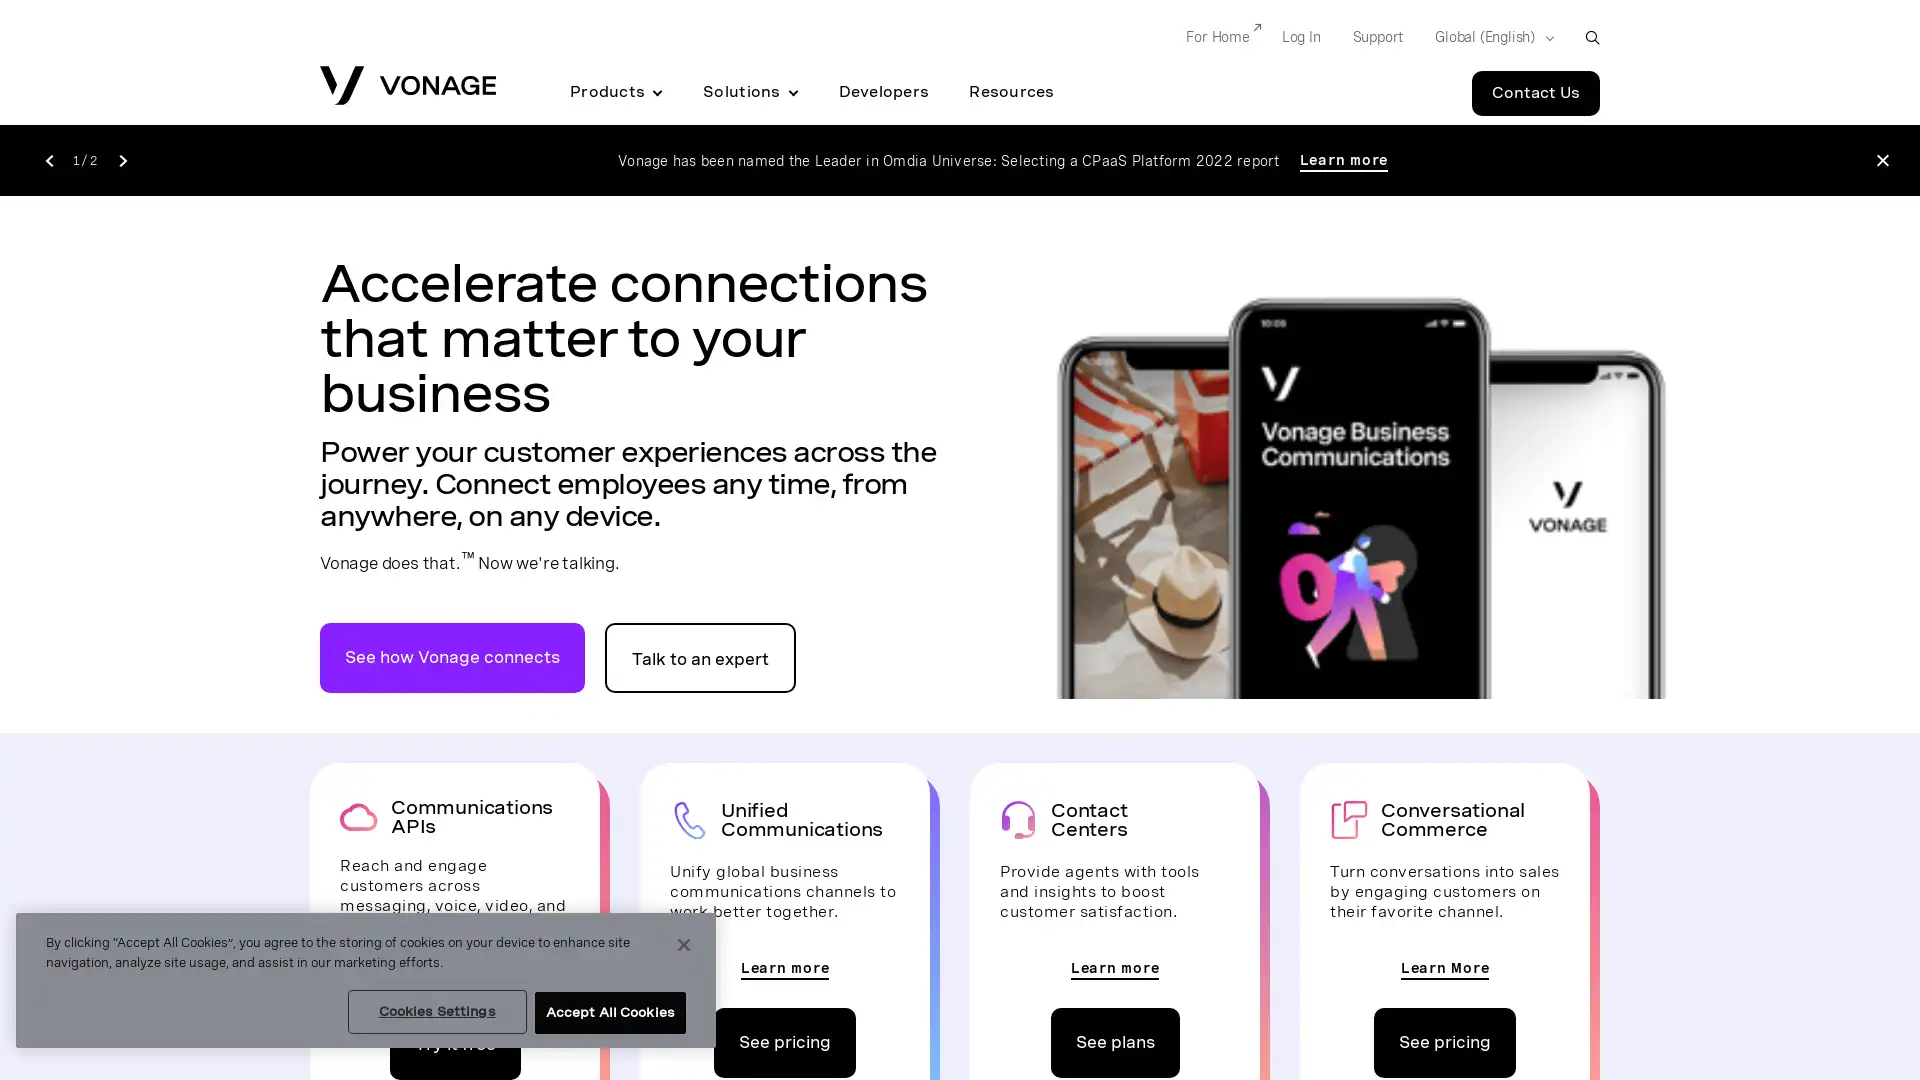  Describe the element at coordinates (1881, 159) in the screenshot. I see `Close the announcement` at that location.